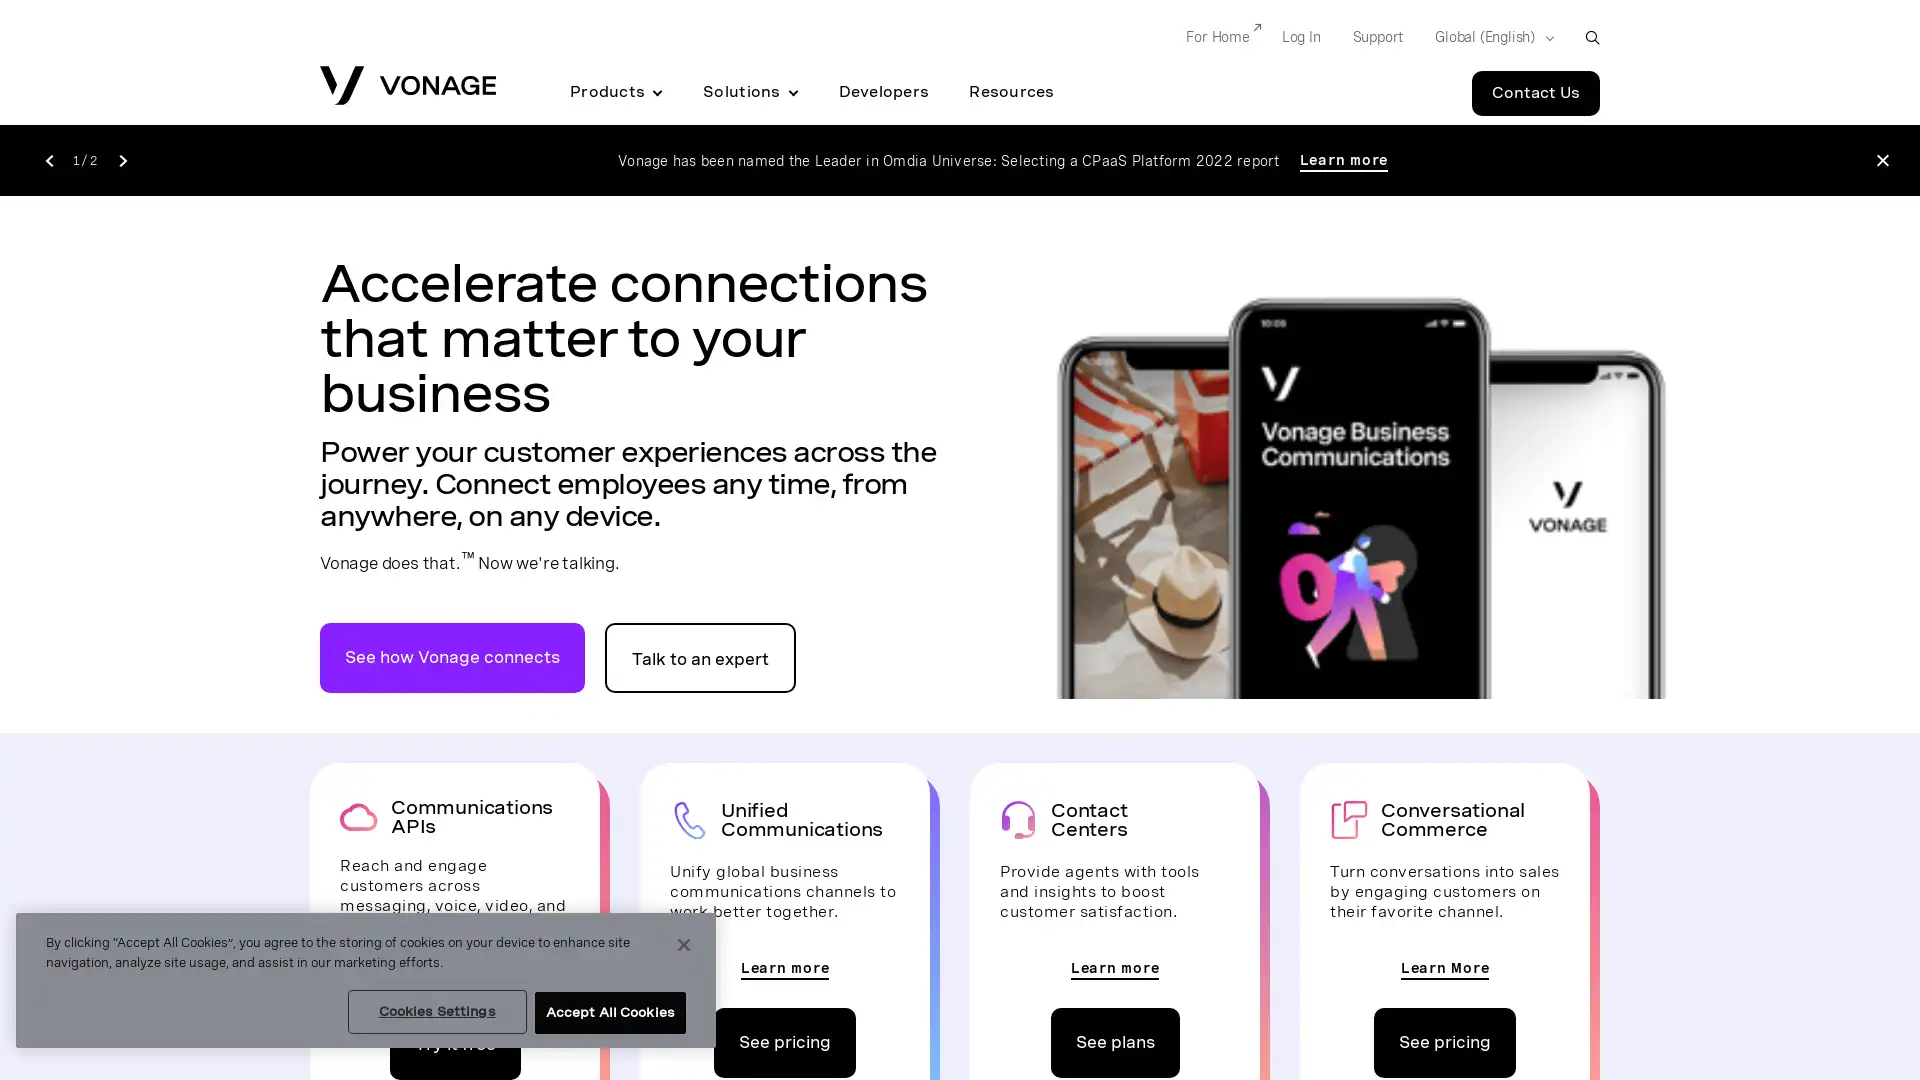  Describe the element at coordinates (1881, 159) in the screenshot. I see `Close the announcement` at that location.